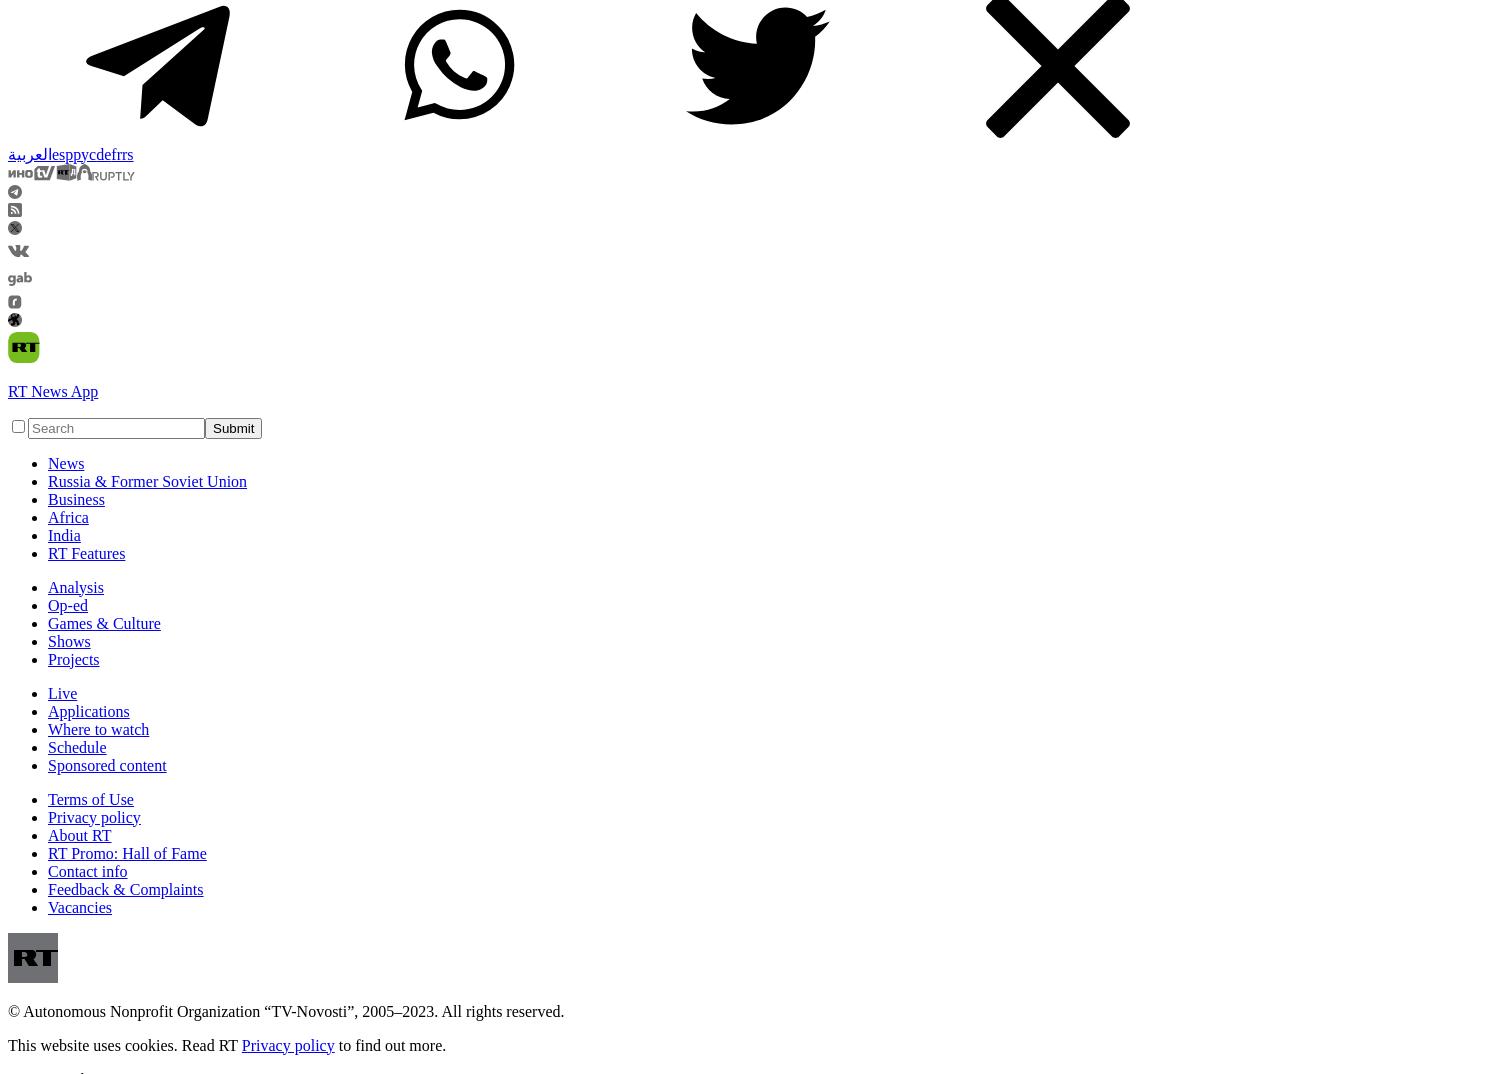 This screenshot has width=1500, height=1074. Describe the element at coordinates (105, 763) in the screenshot. I see `'Sponsored content'` at that location.